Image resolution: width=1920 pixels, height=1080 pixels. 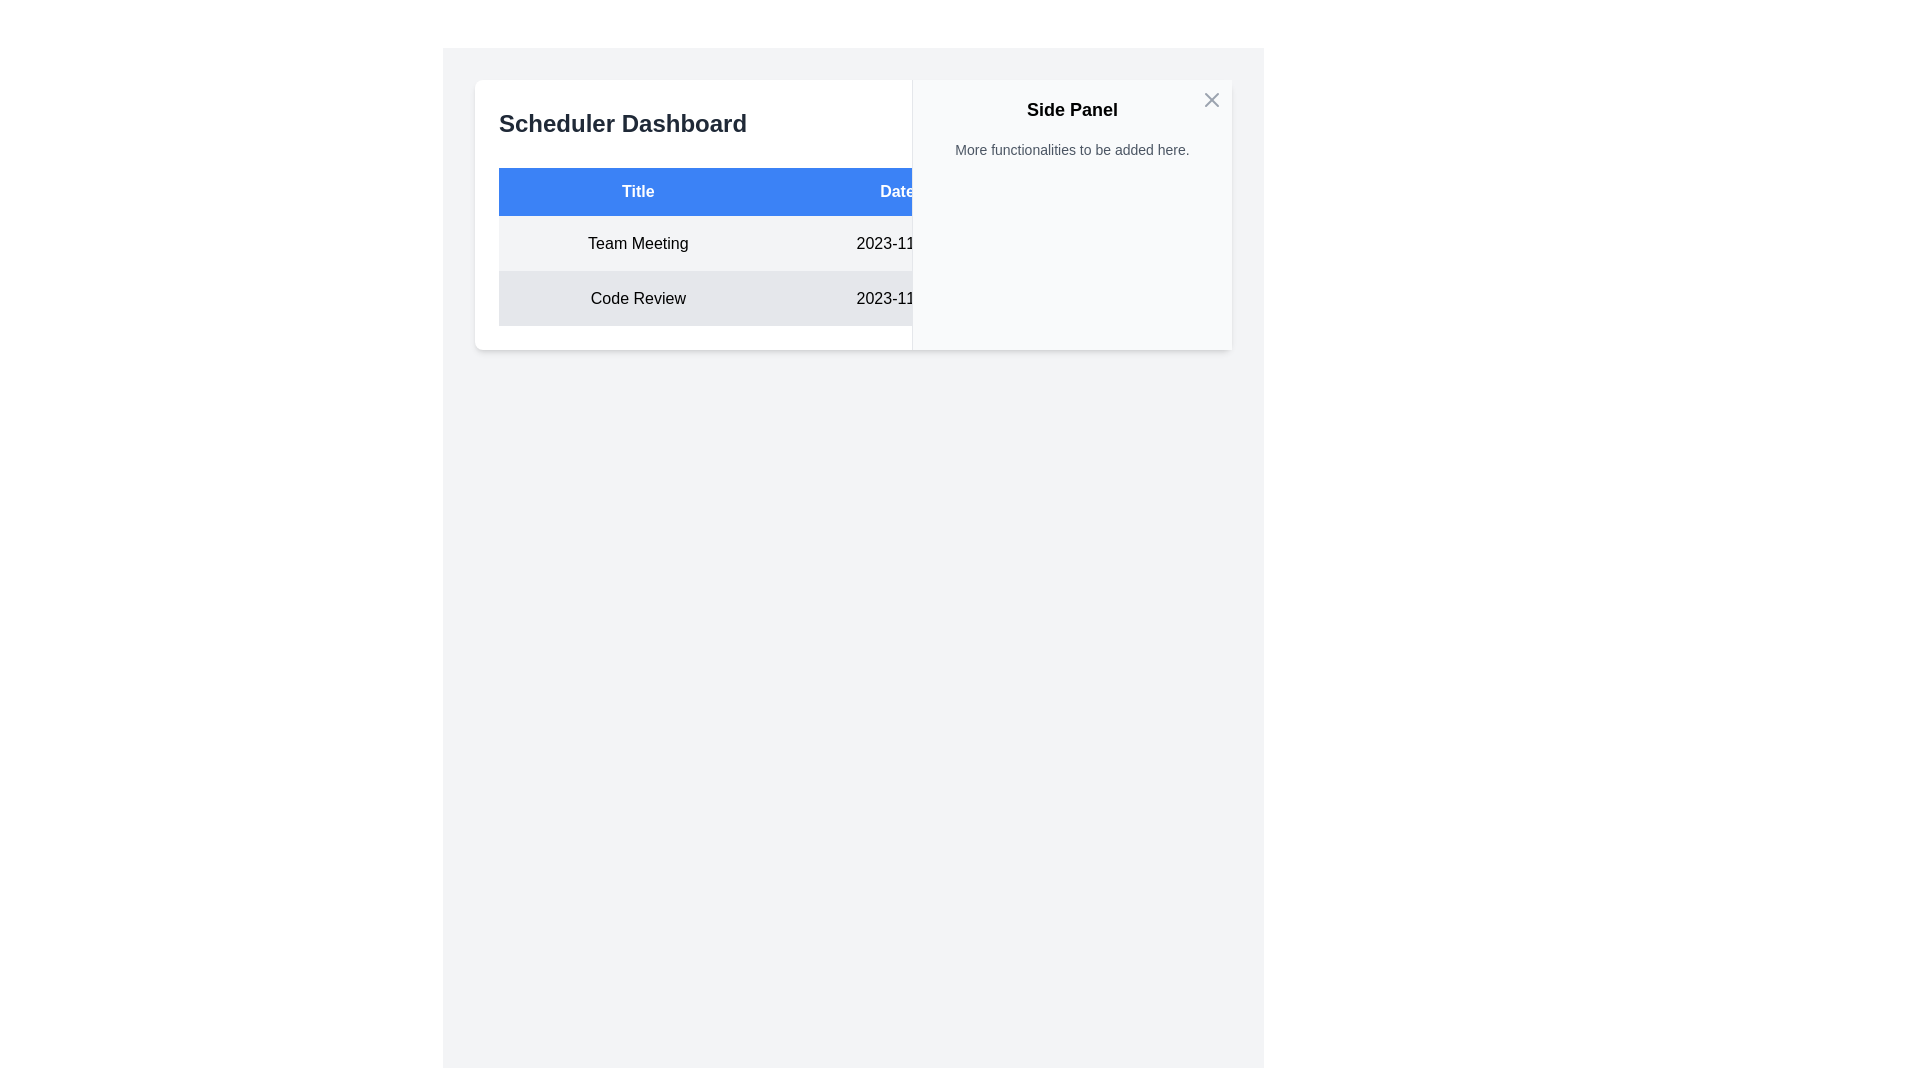 What do you see at coordinates (896, 192) in the screenshot?
I see `the 'Date' header label in the table, which is the second element in a group of three, positioned between 'Title' and 'Actions'` at bounding box center [896, 192].